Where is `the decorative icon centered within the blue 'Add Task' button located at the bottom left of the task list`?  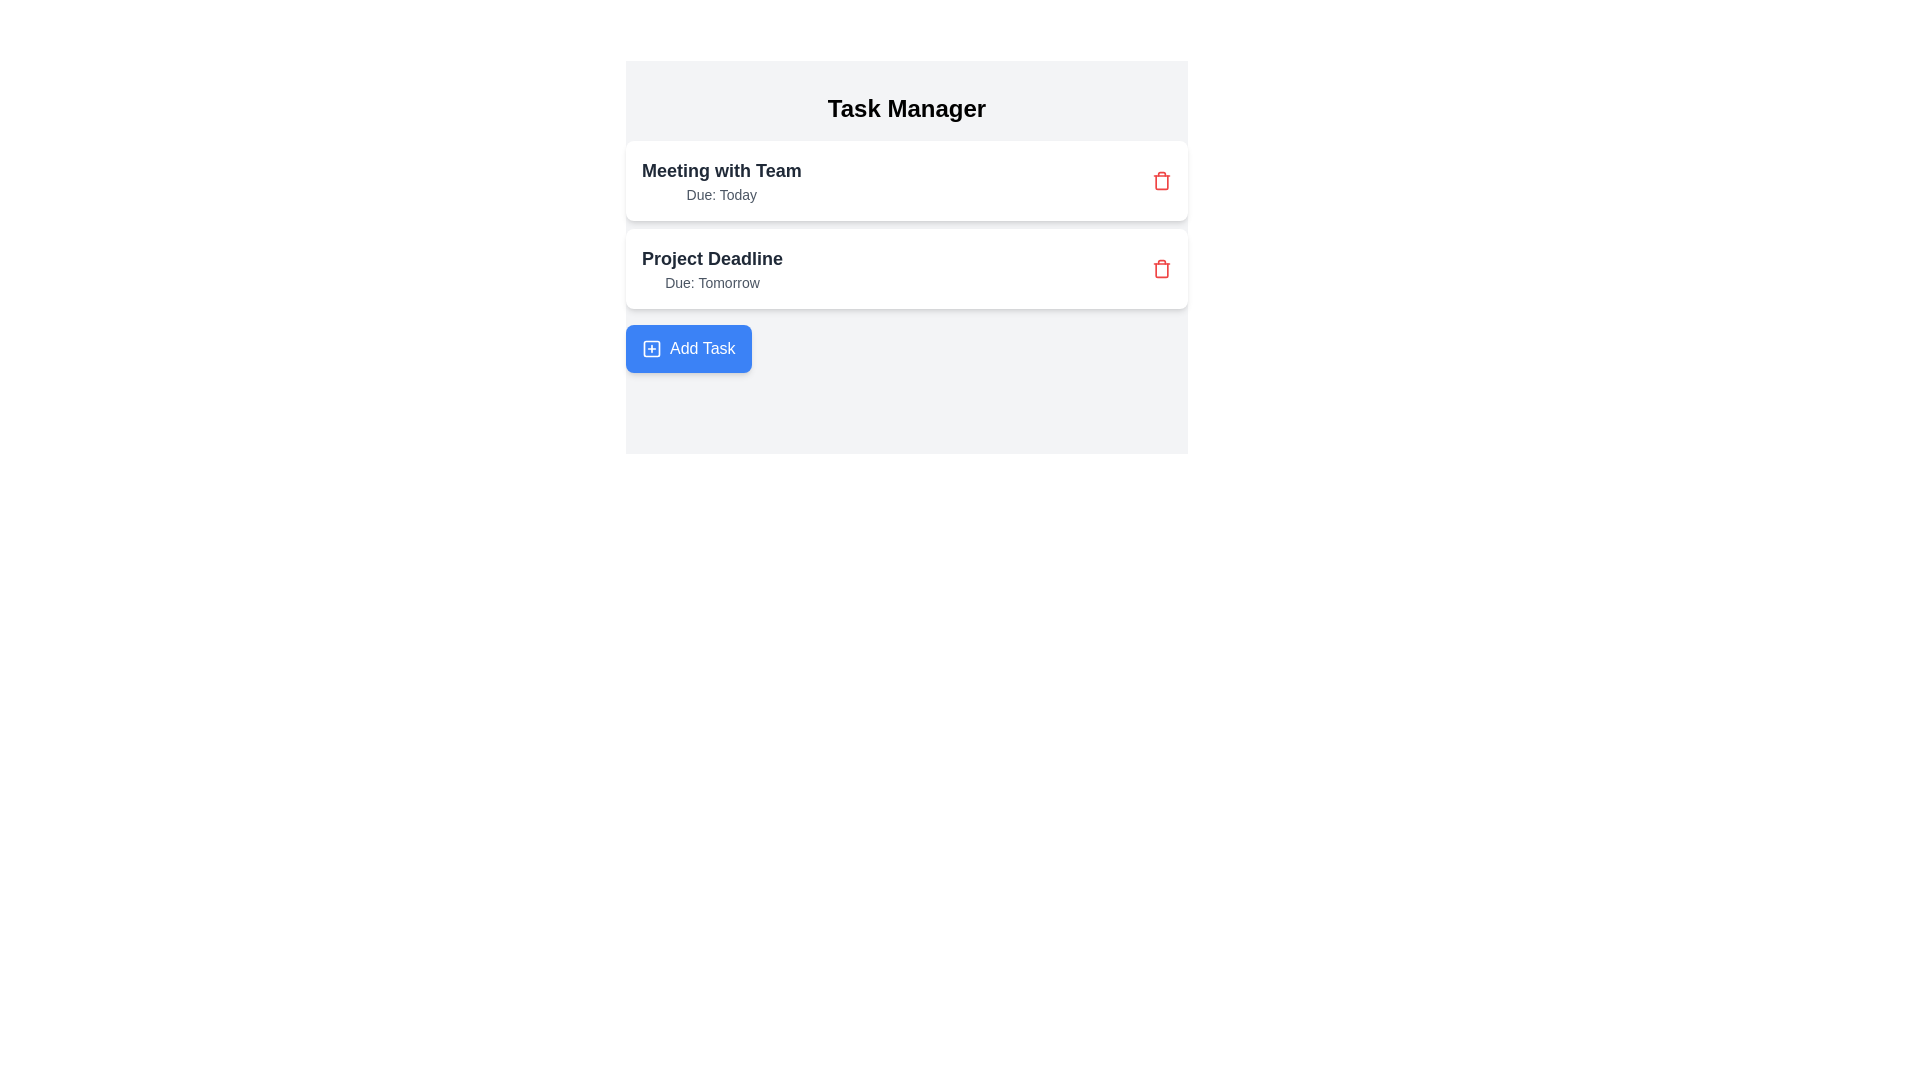
the decorative icon centered within the blue 'Add Task' button located at the bottom left of the task list is located at coordinates (652, 347).